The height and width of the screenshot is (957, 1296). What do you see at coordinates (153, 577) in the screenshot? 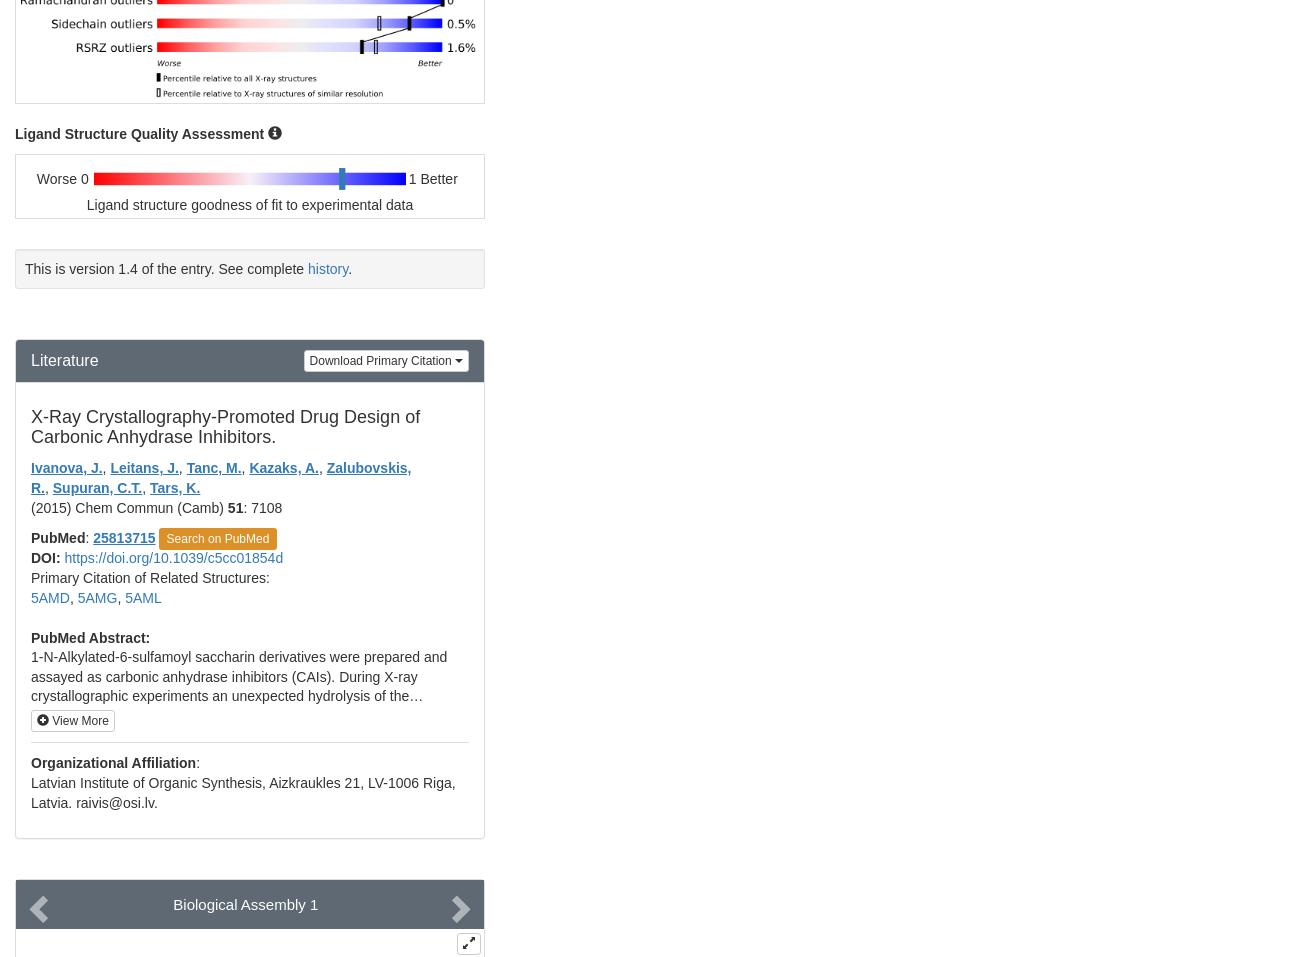
I see `'Primary Citation of Related Structures:'` at bounding box center [153, 577].